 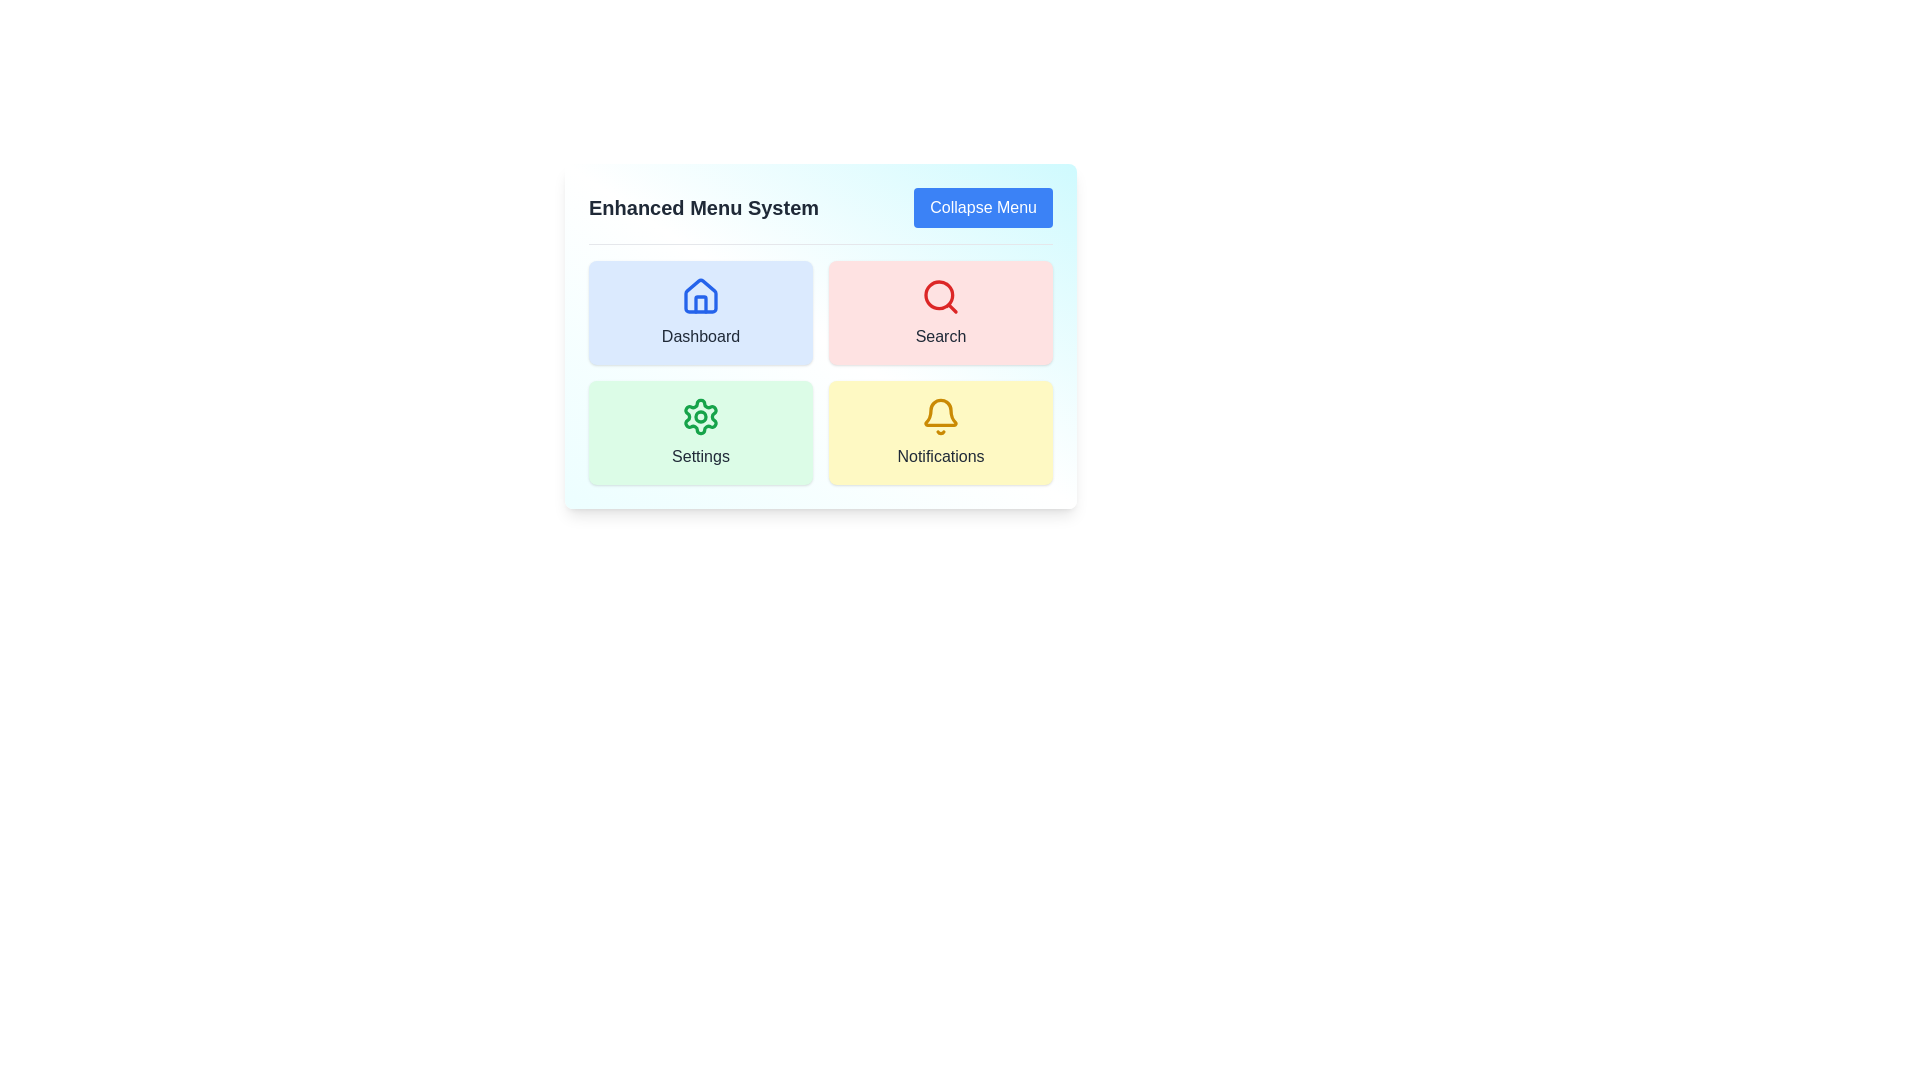 What do you see at coordinates (700, 296) in the screenshot?
I see `the 'Dashboard' icon located within the blue button in the upper-left quadrant of the navigation grid` at bounding box center [700, 296].